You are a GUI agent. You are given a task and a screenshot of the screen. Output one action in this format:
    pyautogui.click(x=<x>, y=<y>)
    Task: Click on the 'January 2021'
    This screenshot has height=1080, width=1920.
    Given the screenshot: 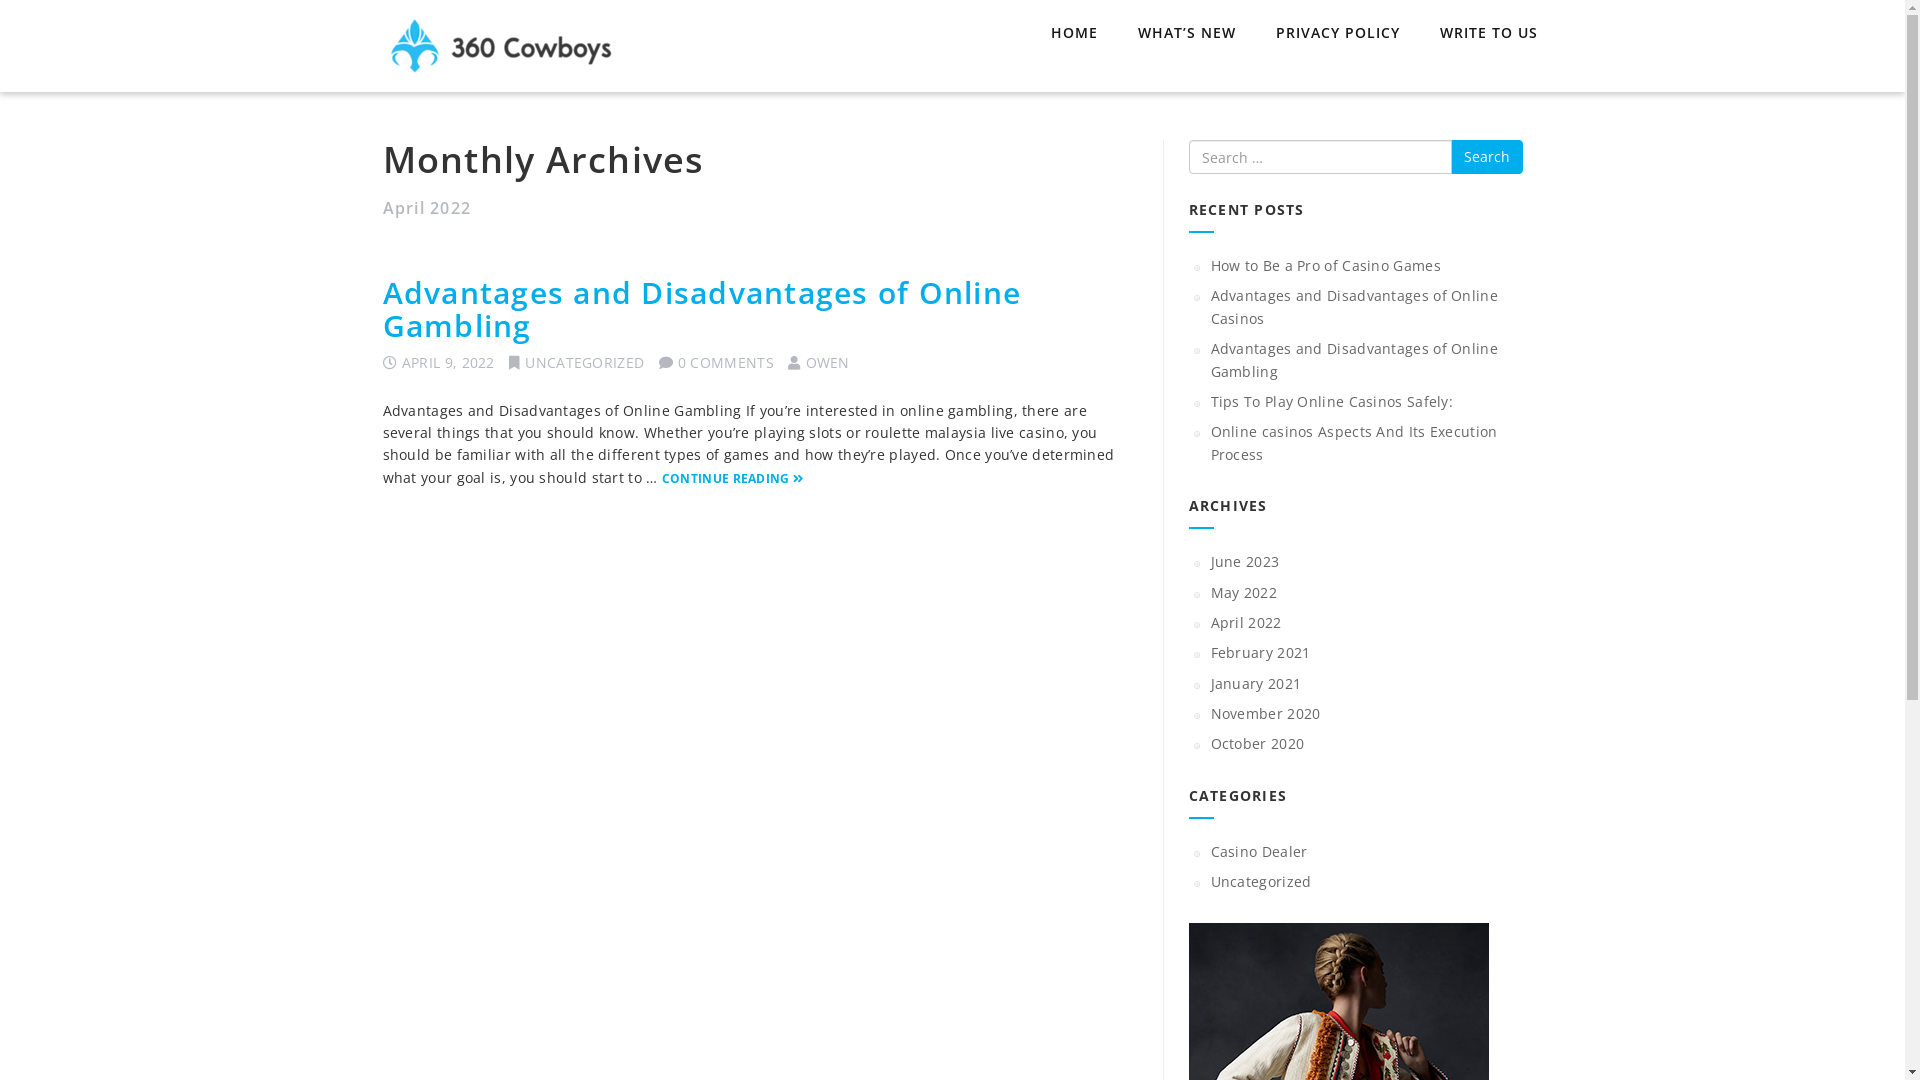 What is the action you would take?
    pyautogui.click(x=1254, y=682)
    